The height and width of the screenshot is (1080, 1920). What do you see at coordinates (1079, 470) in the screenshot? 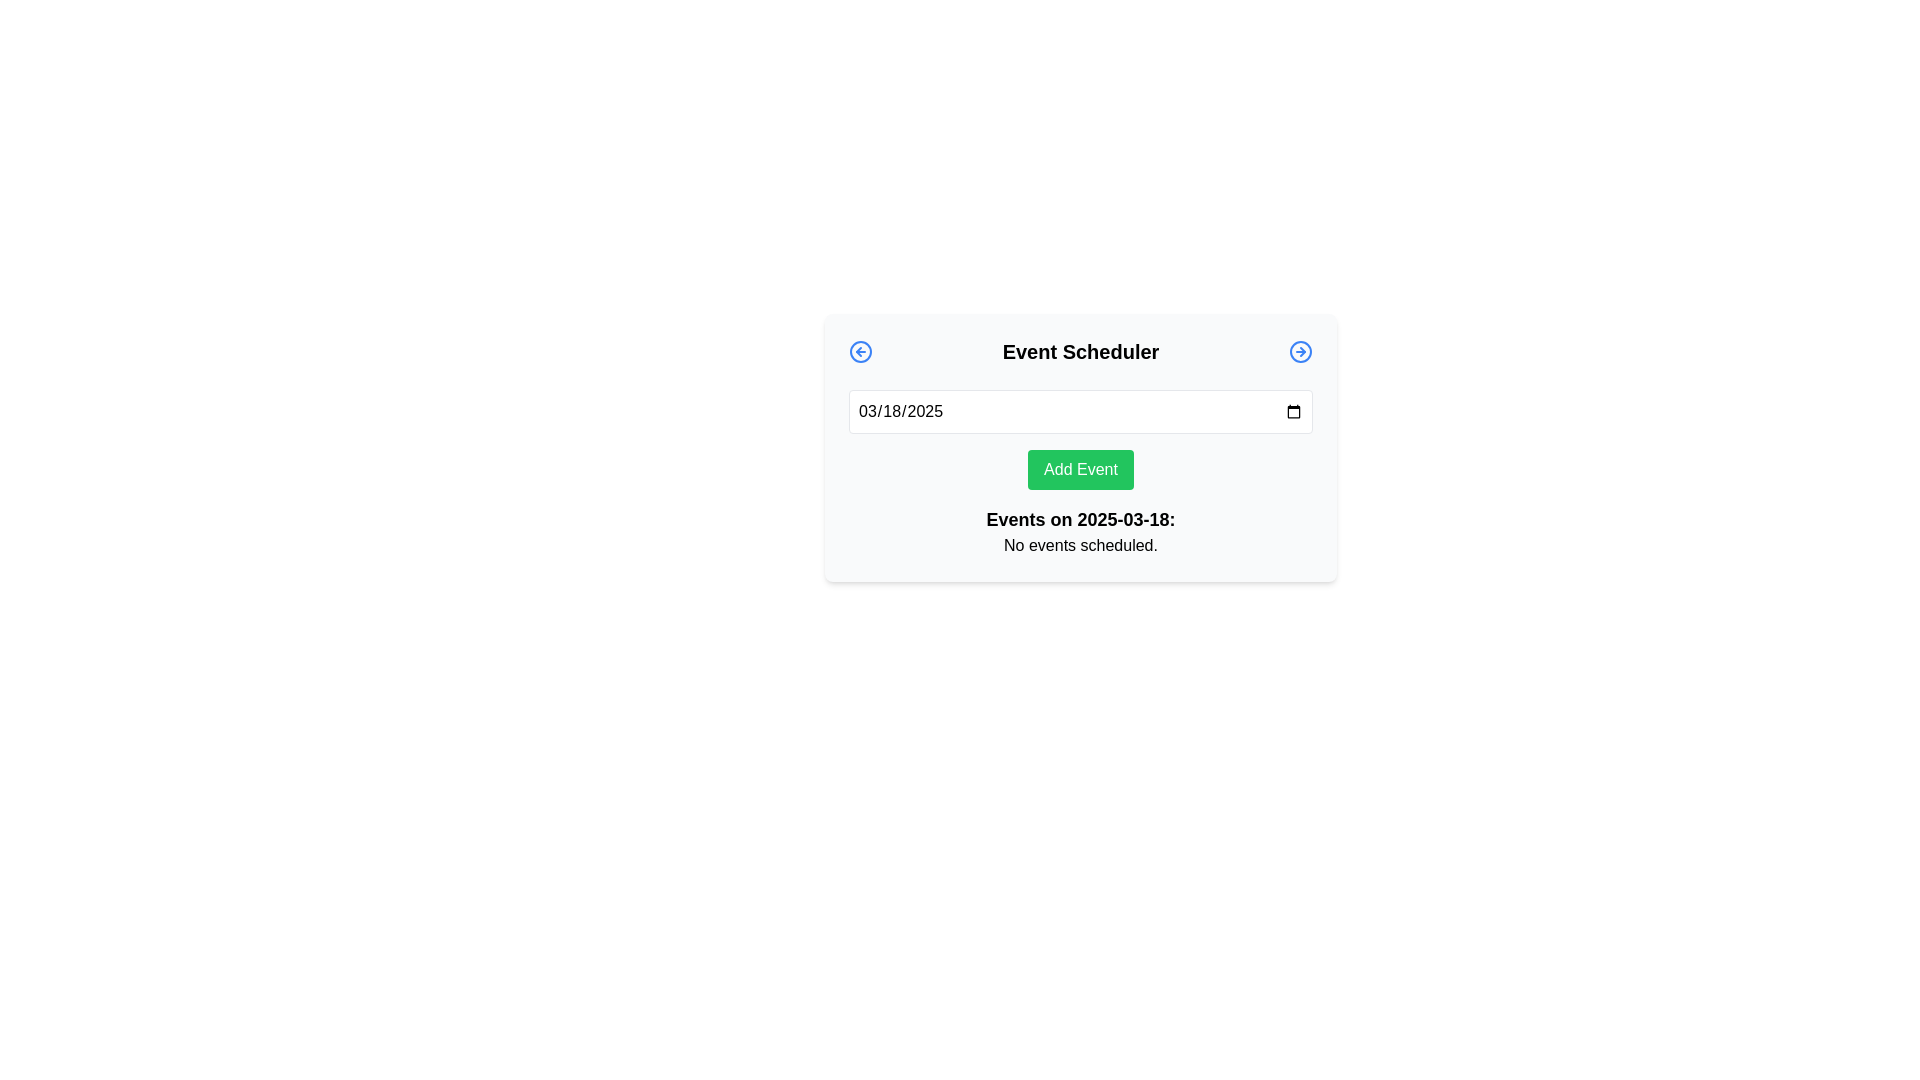
I see `the green 'Add Event' button` at bounding box center [1079, 470].